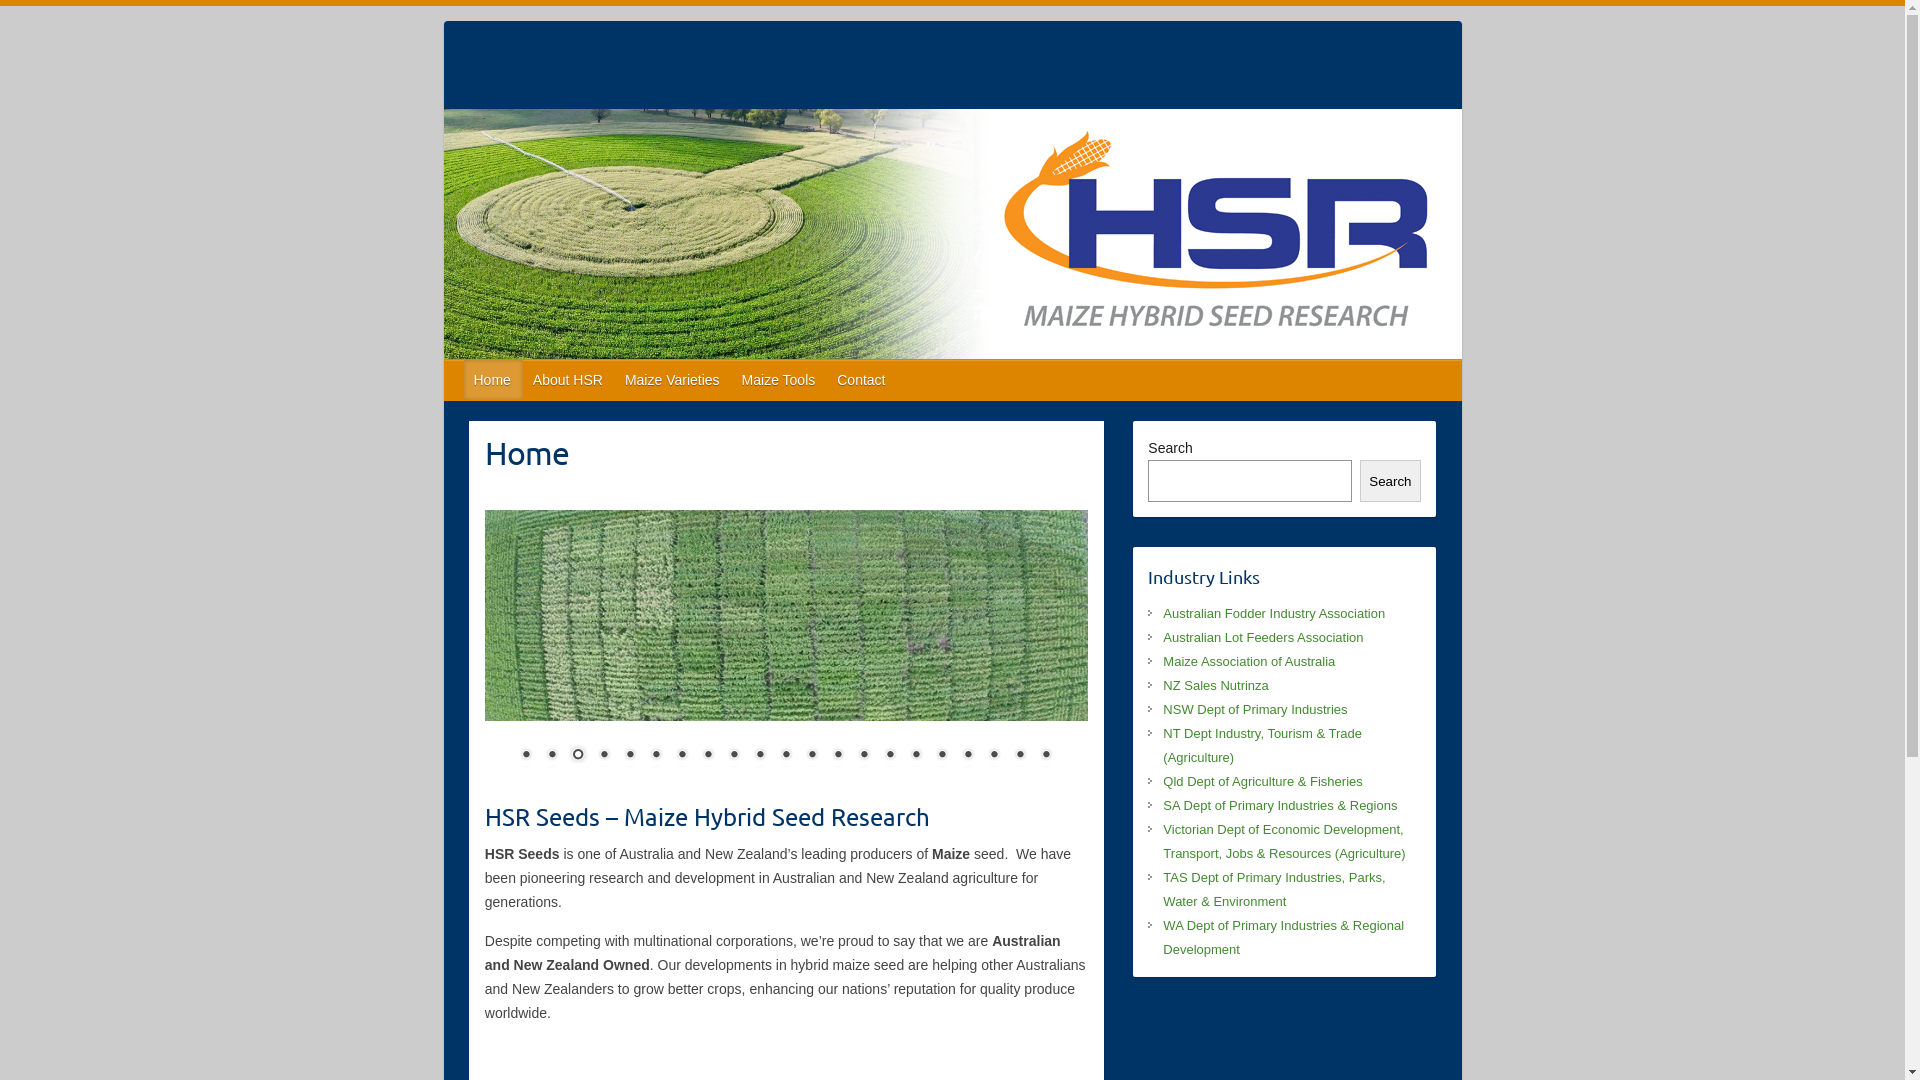 The height and width of the screenshot is (1080, 1920). Describe the element at coordinates (811, 756) in the screenshot. I see `'12'` at that location.